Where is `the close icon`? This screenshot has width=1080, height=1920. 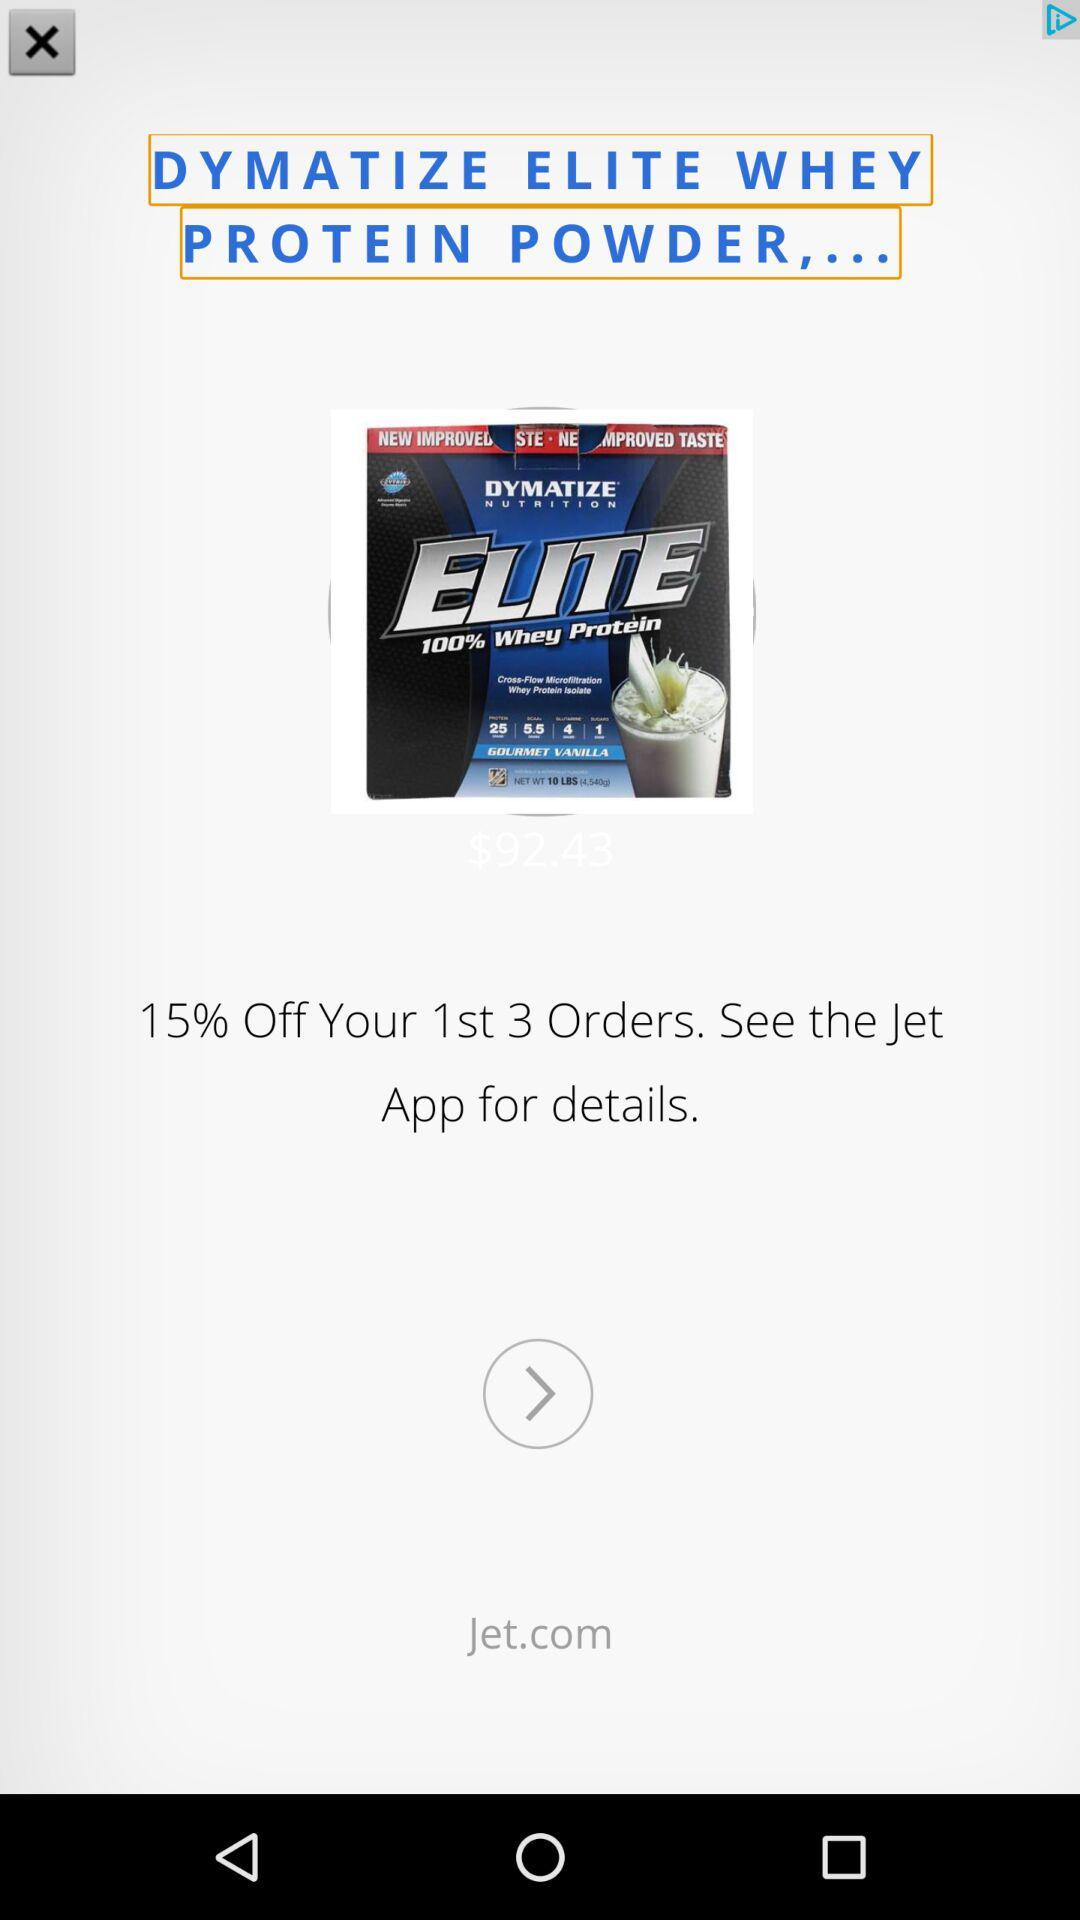
the close icon is located at coordinates (42, 42).